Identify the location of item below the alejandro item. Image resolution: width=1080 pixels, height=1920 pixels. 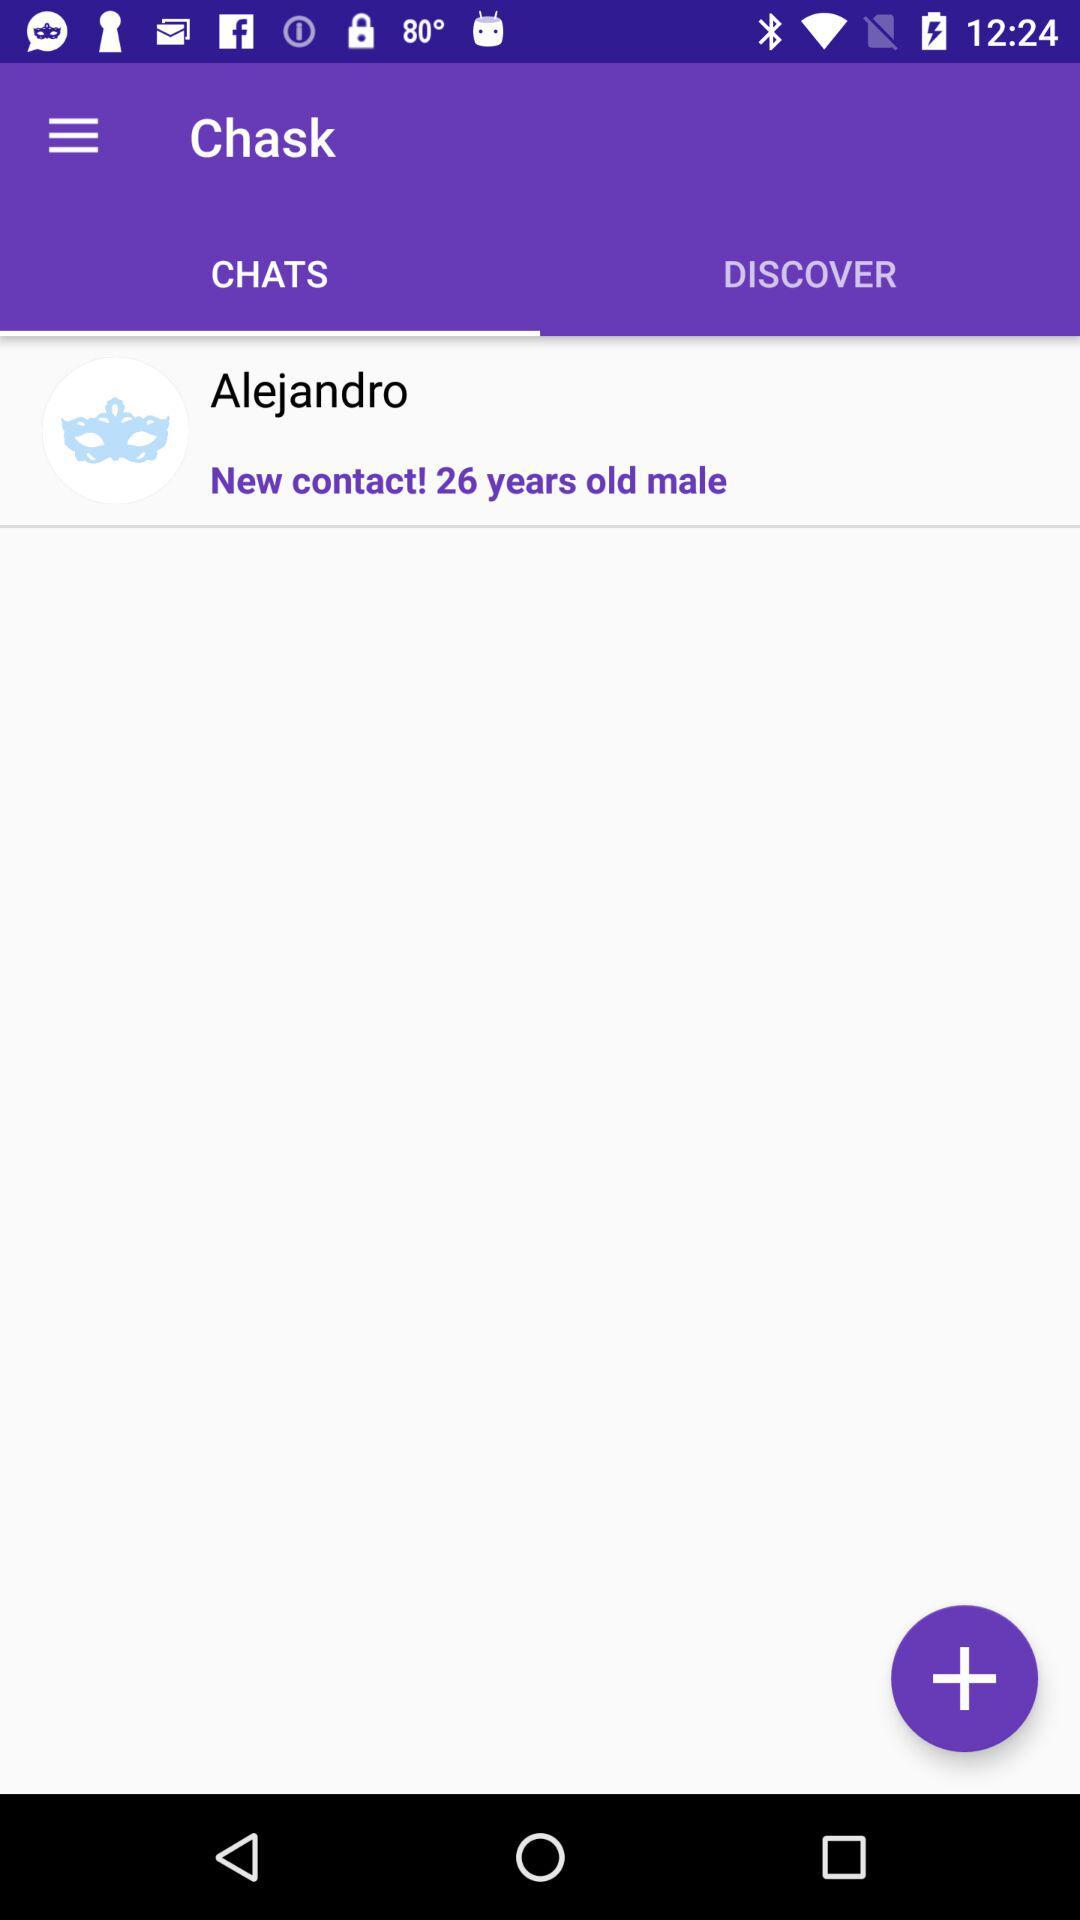
(468, 478).